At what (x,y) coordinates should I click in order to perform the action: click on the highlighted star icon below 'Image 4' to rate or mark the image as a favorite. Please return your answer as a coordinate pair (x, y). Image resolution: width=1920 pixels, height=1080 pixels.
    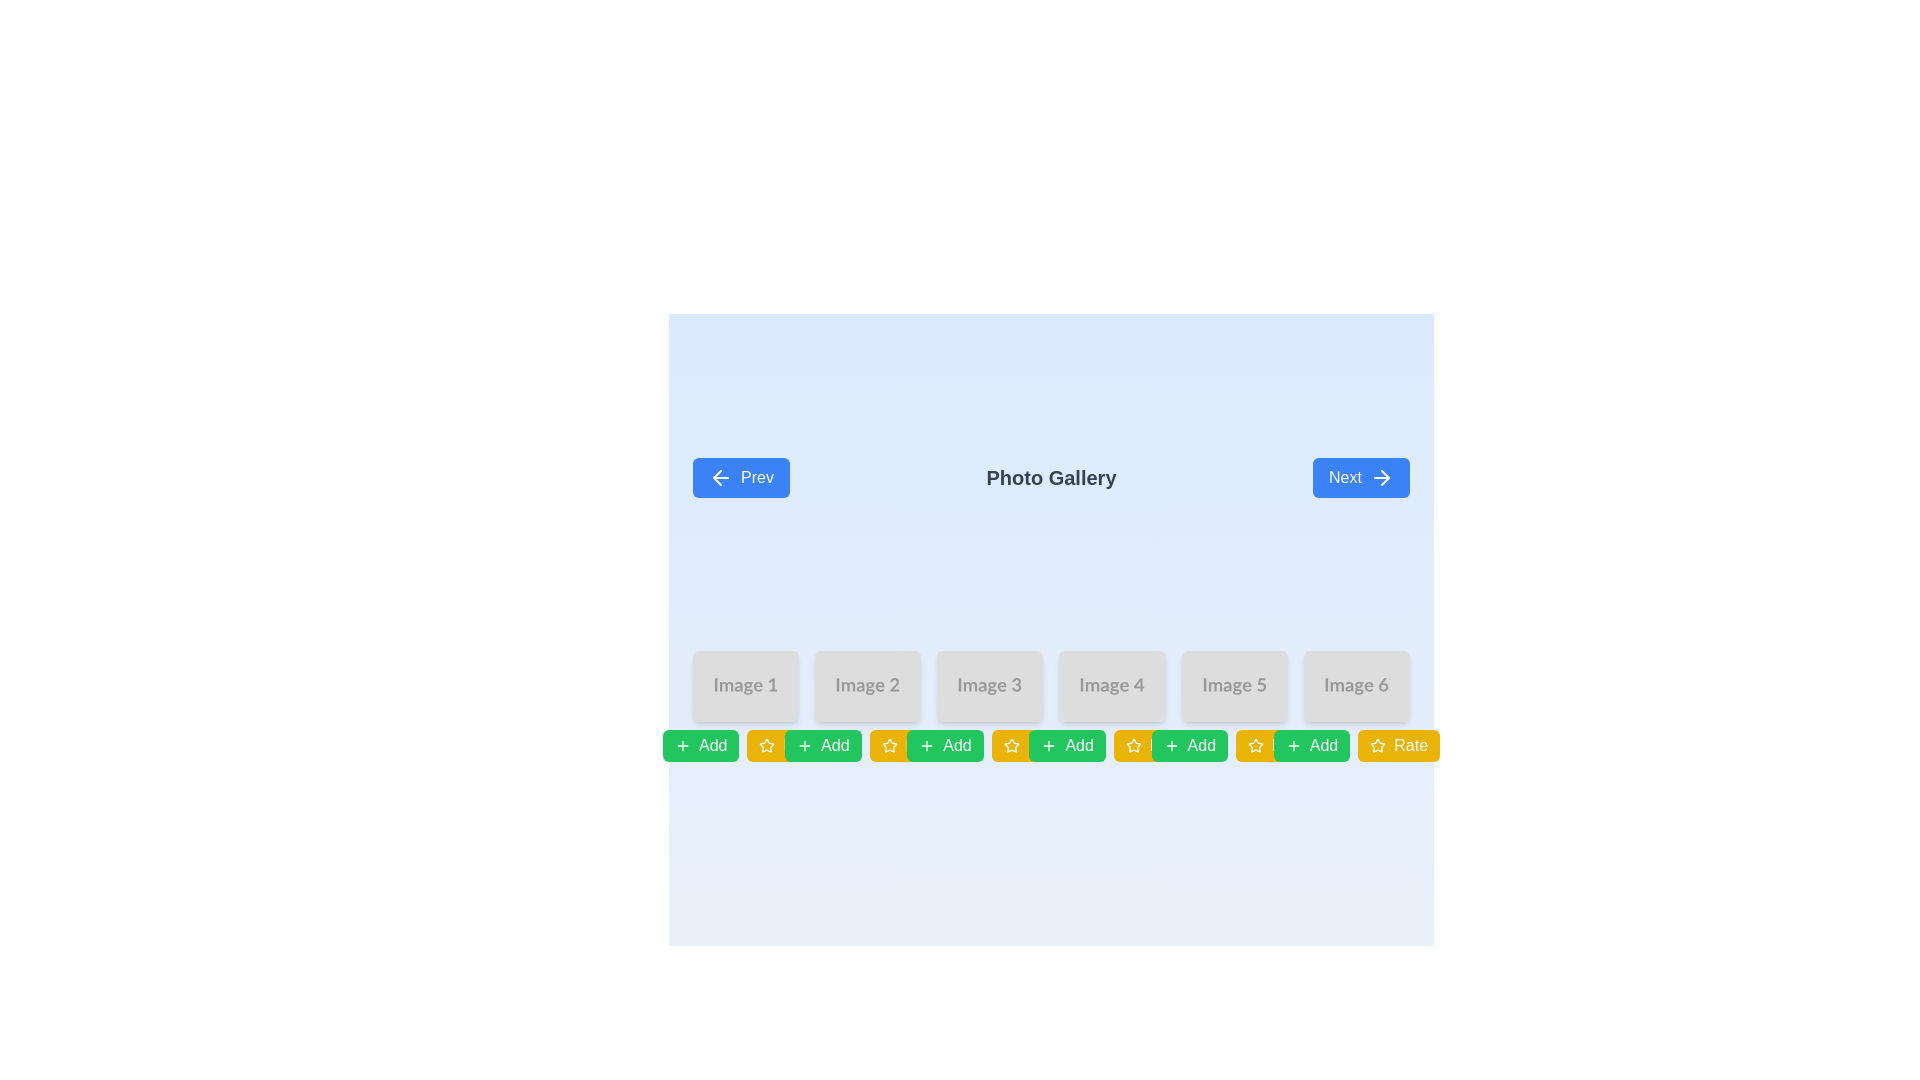
    Looking at the image, I should click on (1133, 745).